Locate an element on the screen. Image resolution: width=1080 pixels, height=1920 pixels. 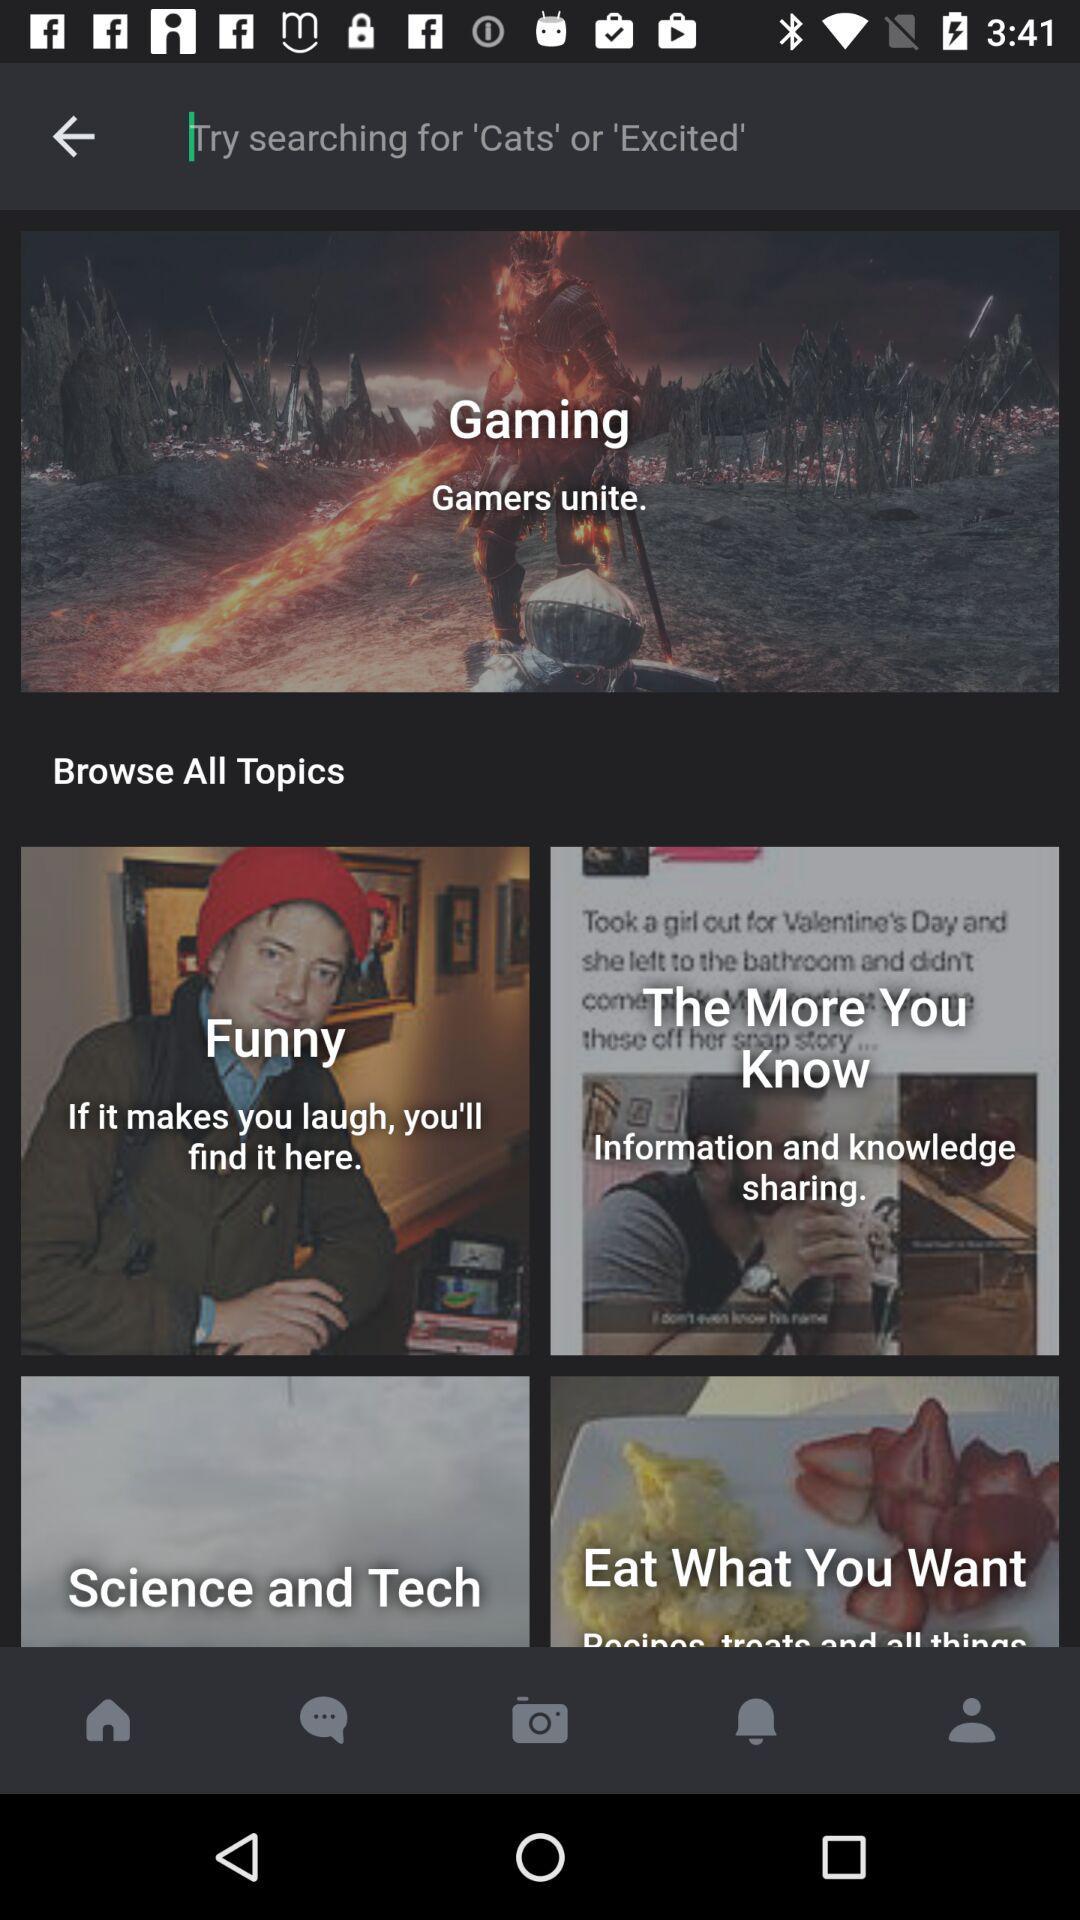
go back is located at coordinates (72, 135).